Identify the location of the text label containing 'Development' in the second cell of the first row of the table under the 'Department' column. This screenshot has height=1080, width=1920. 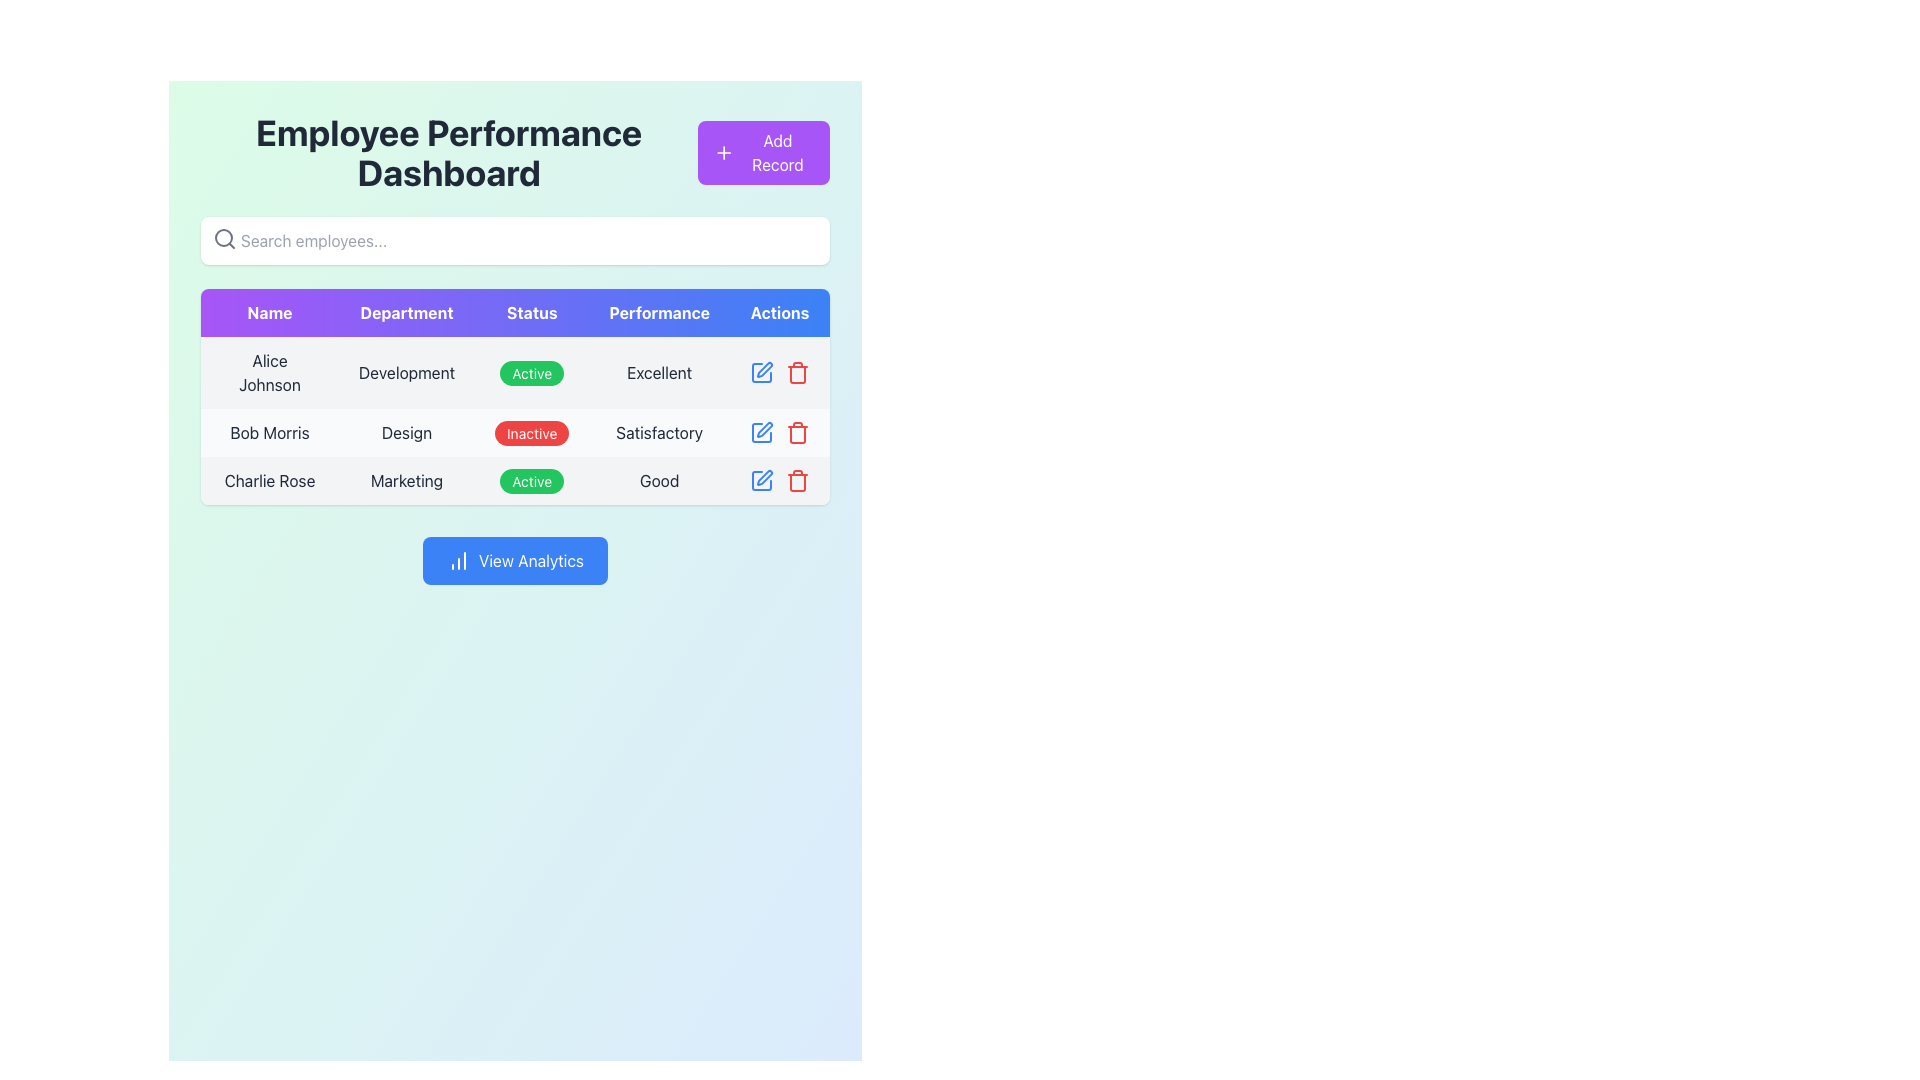
(406, 373).